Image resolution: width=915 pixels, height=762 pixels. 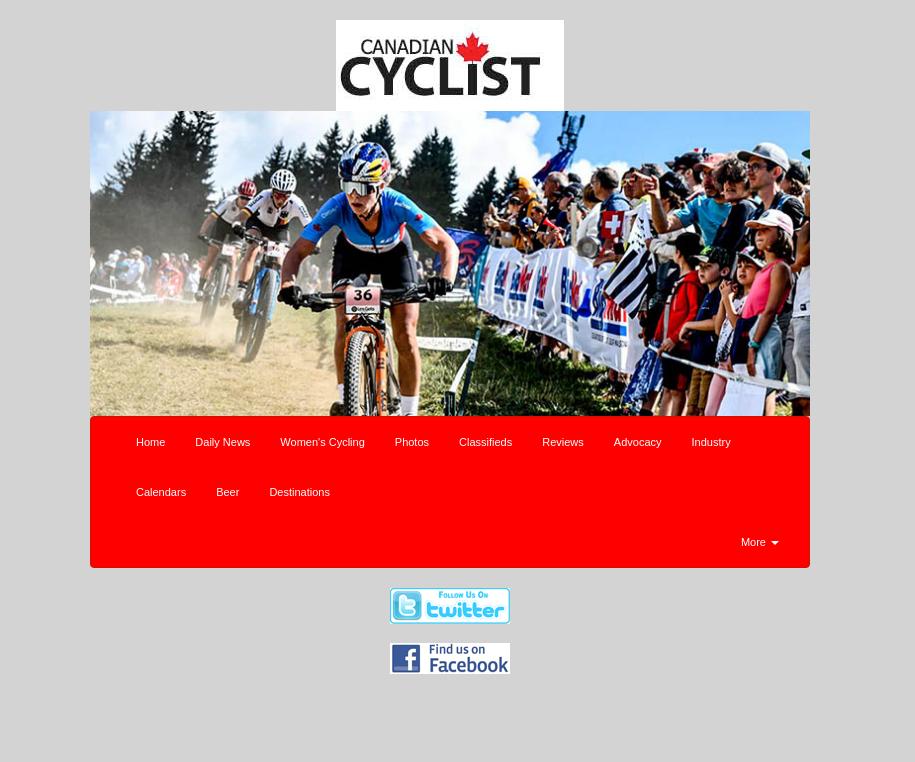 I want to click on 'Advocacy', so click(x=612, y=439).